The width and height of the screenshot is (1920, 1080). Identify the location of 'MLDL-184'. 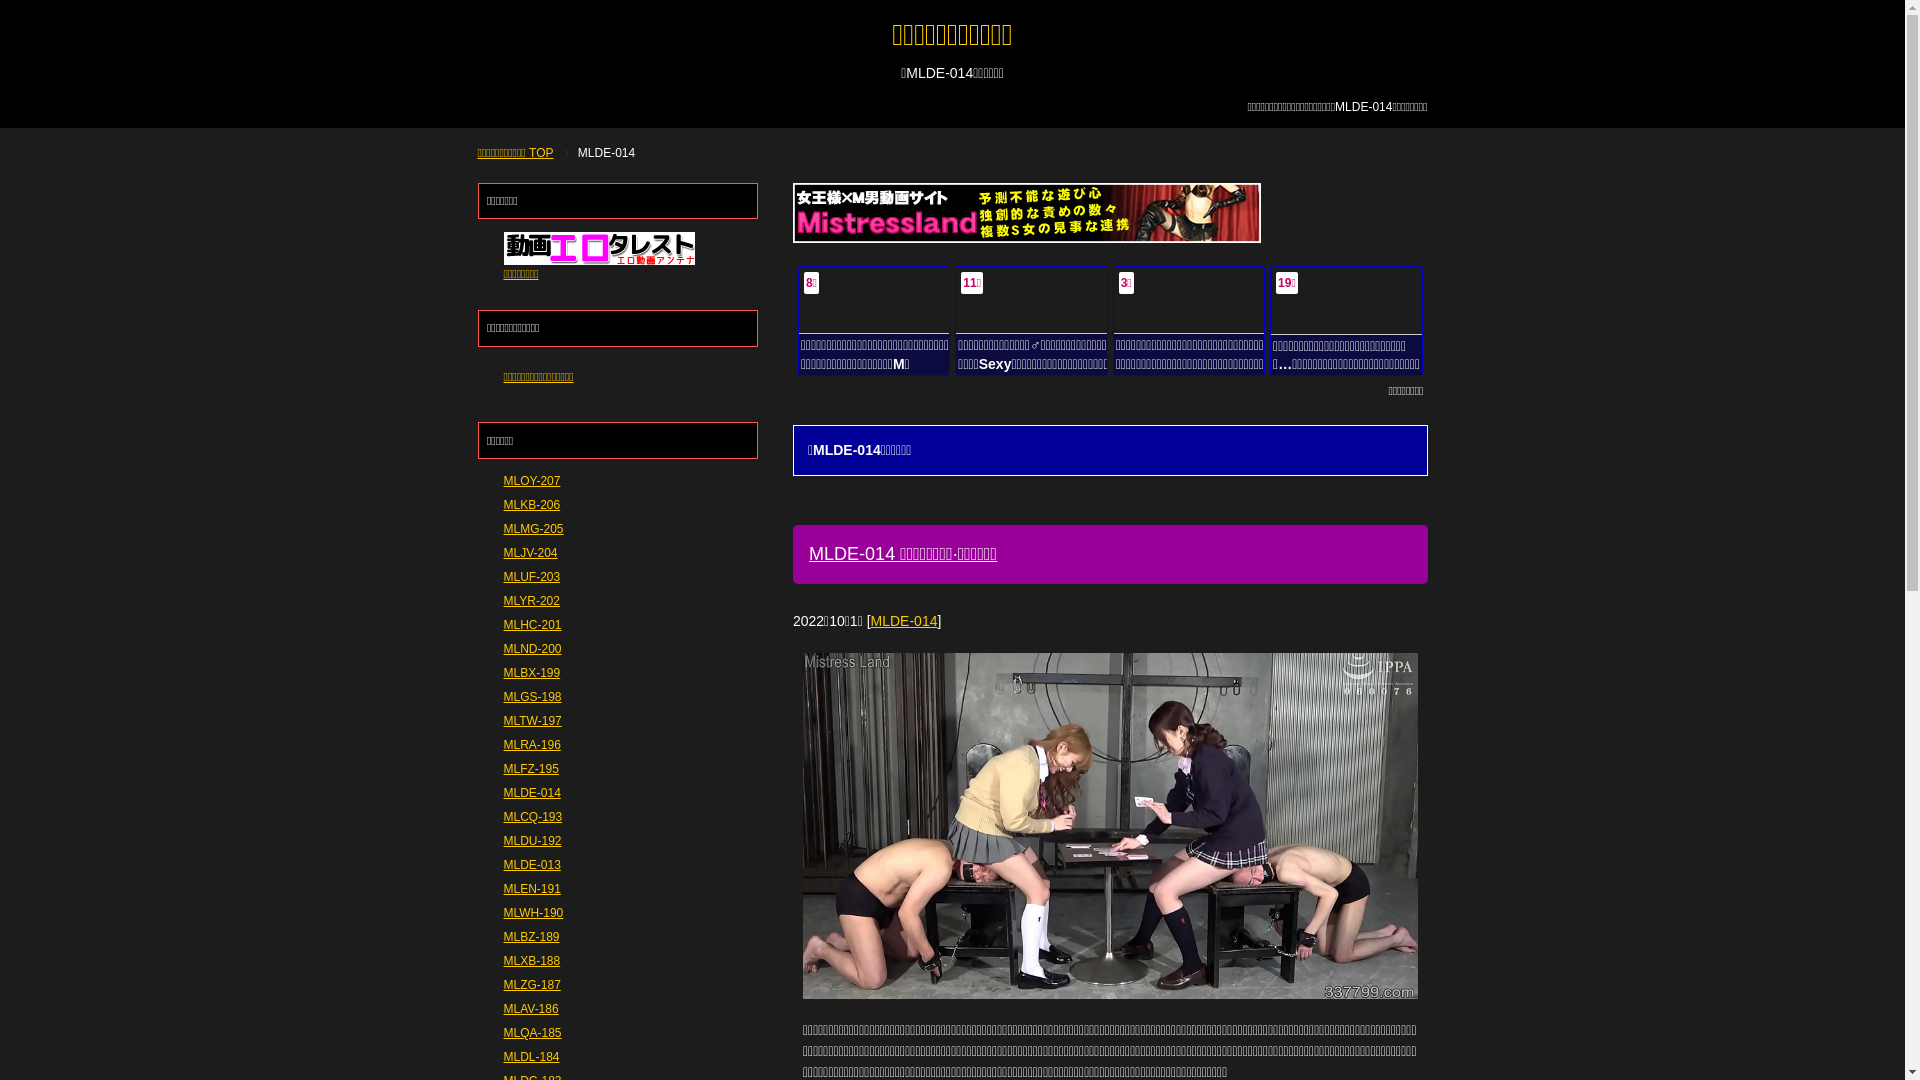
(532, 1055).